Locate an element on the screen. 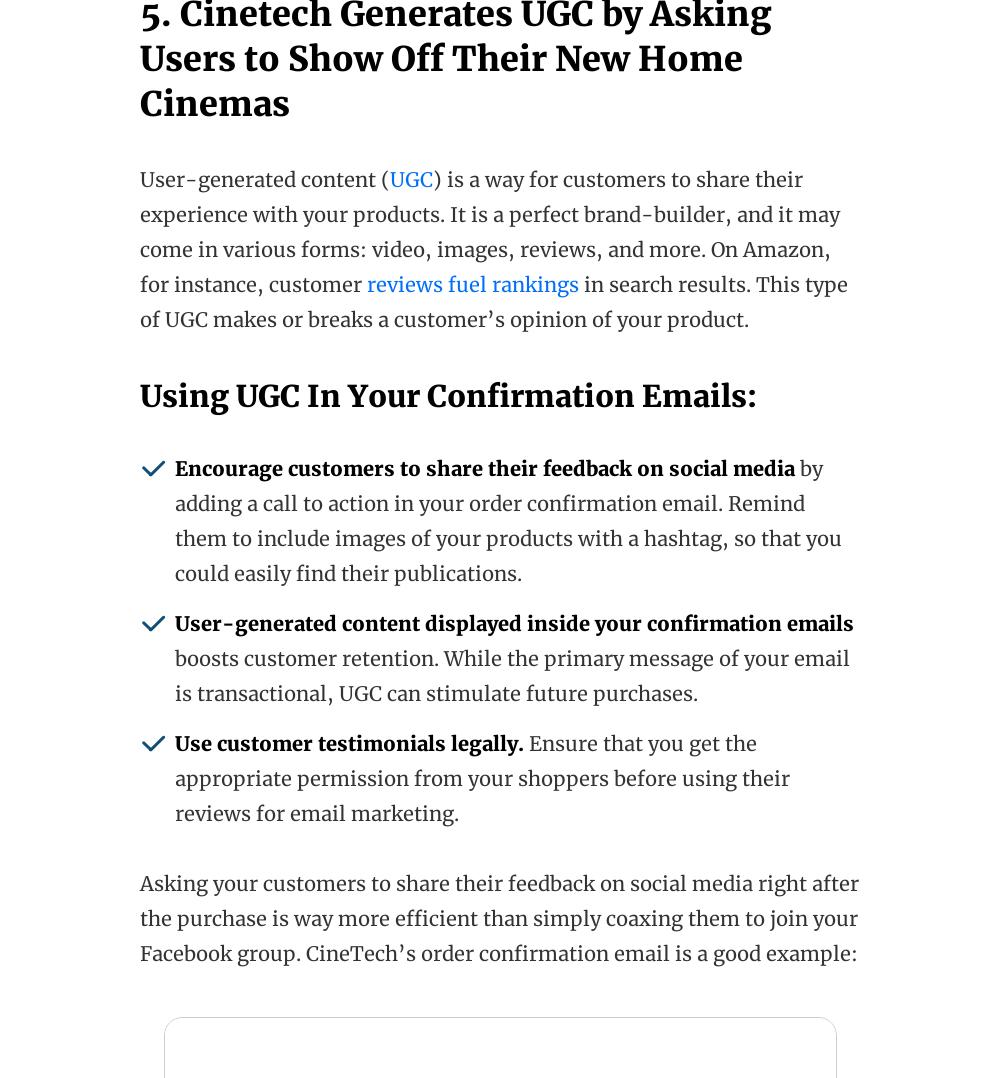  'reviews fuel rankings' is located at coordinates (472, 283).